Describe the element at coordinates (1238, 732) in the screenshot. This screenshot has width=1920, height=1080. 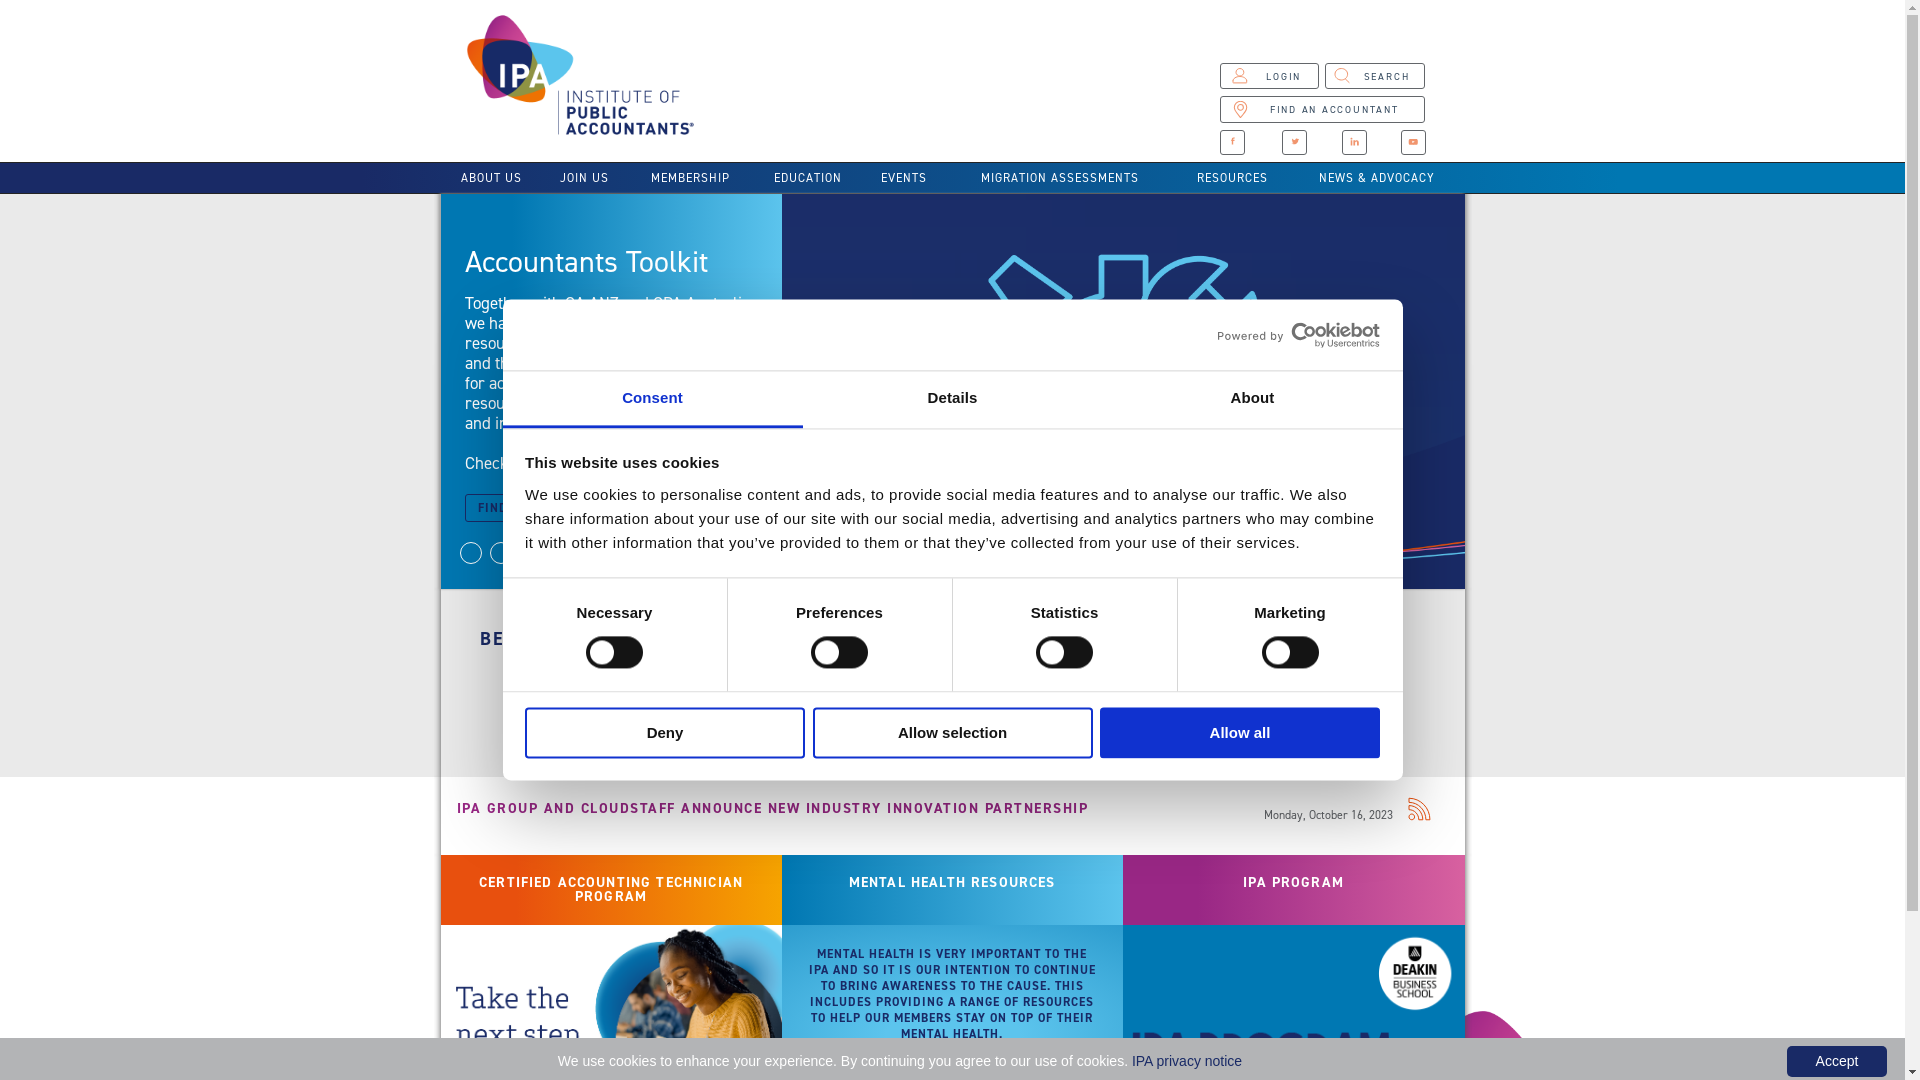
I see `'Allow all'` at that location.